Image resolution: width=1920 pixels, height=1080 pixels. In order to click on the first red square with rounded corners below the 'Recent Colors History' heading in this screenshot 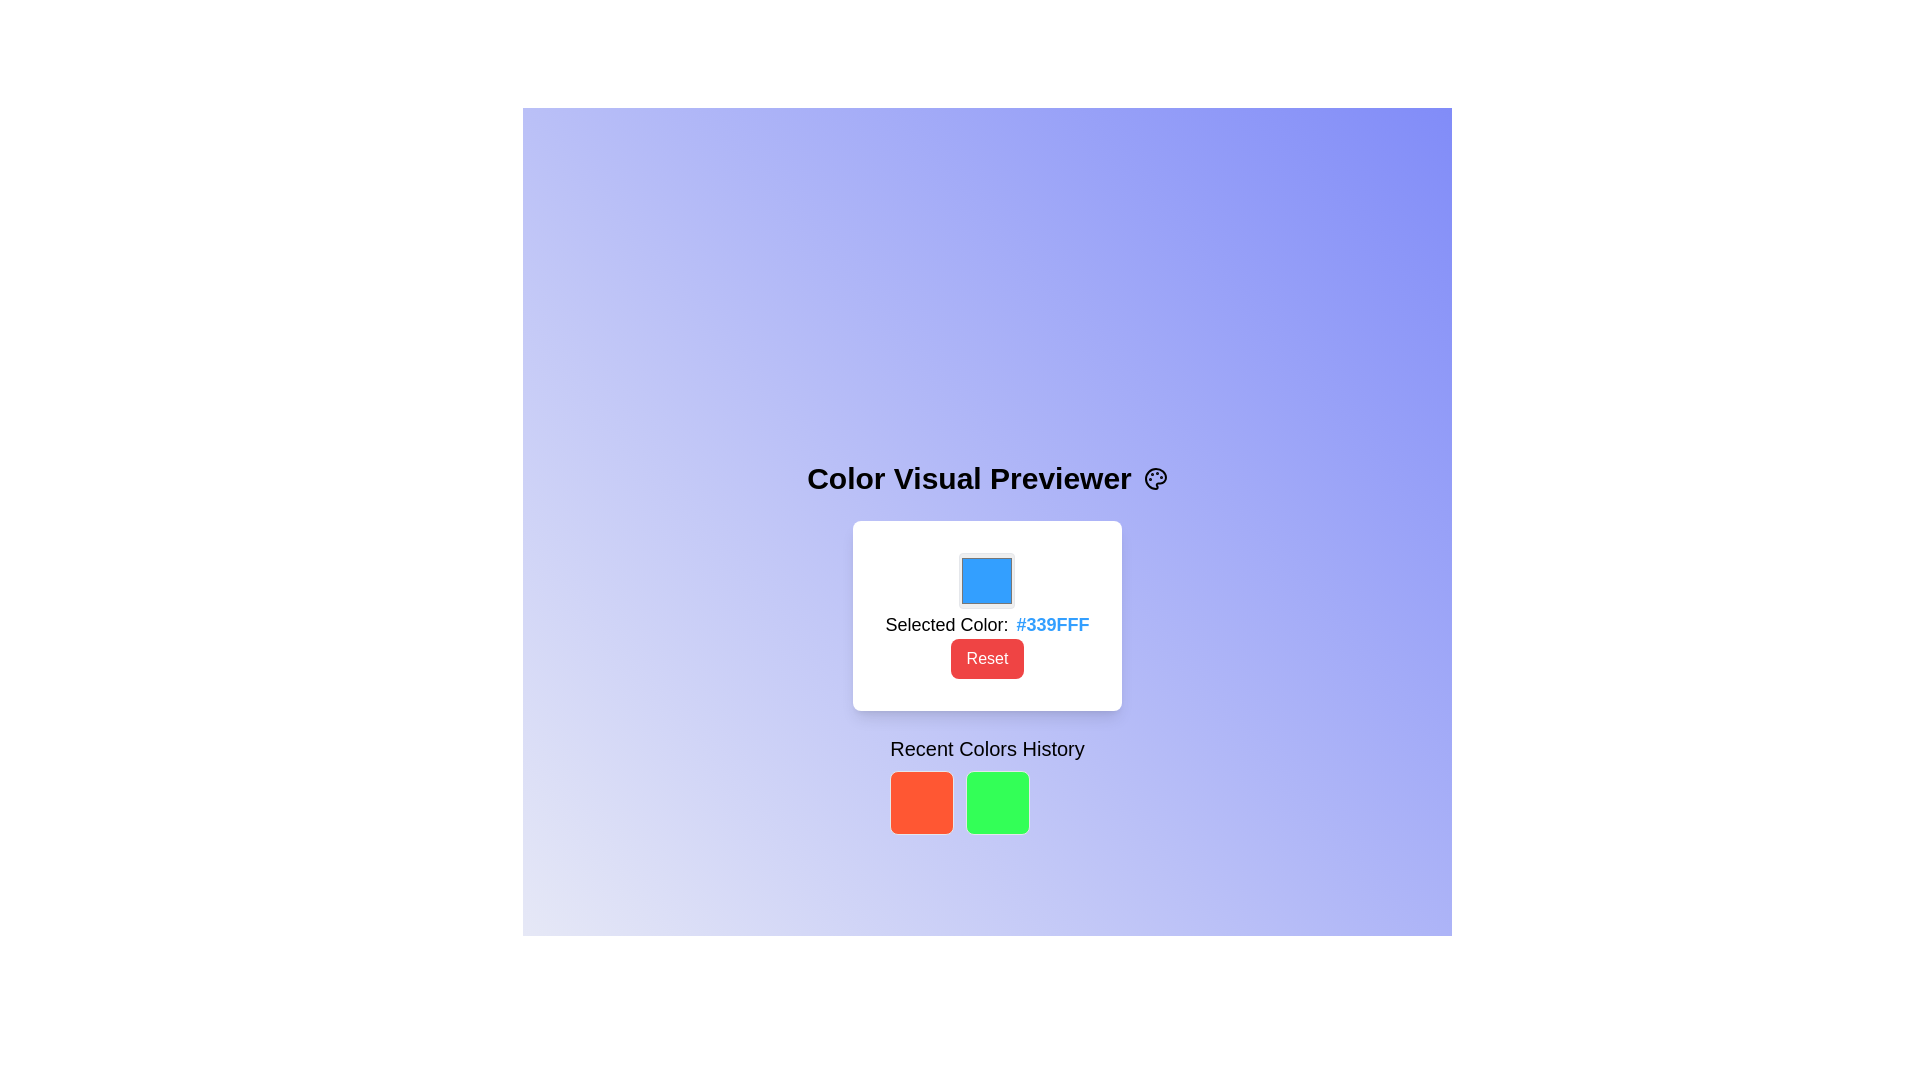, I will do `click(921, 801)`.